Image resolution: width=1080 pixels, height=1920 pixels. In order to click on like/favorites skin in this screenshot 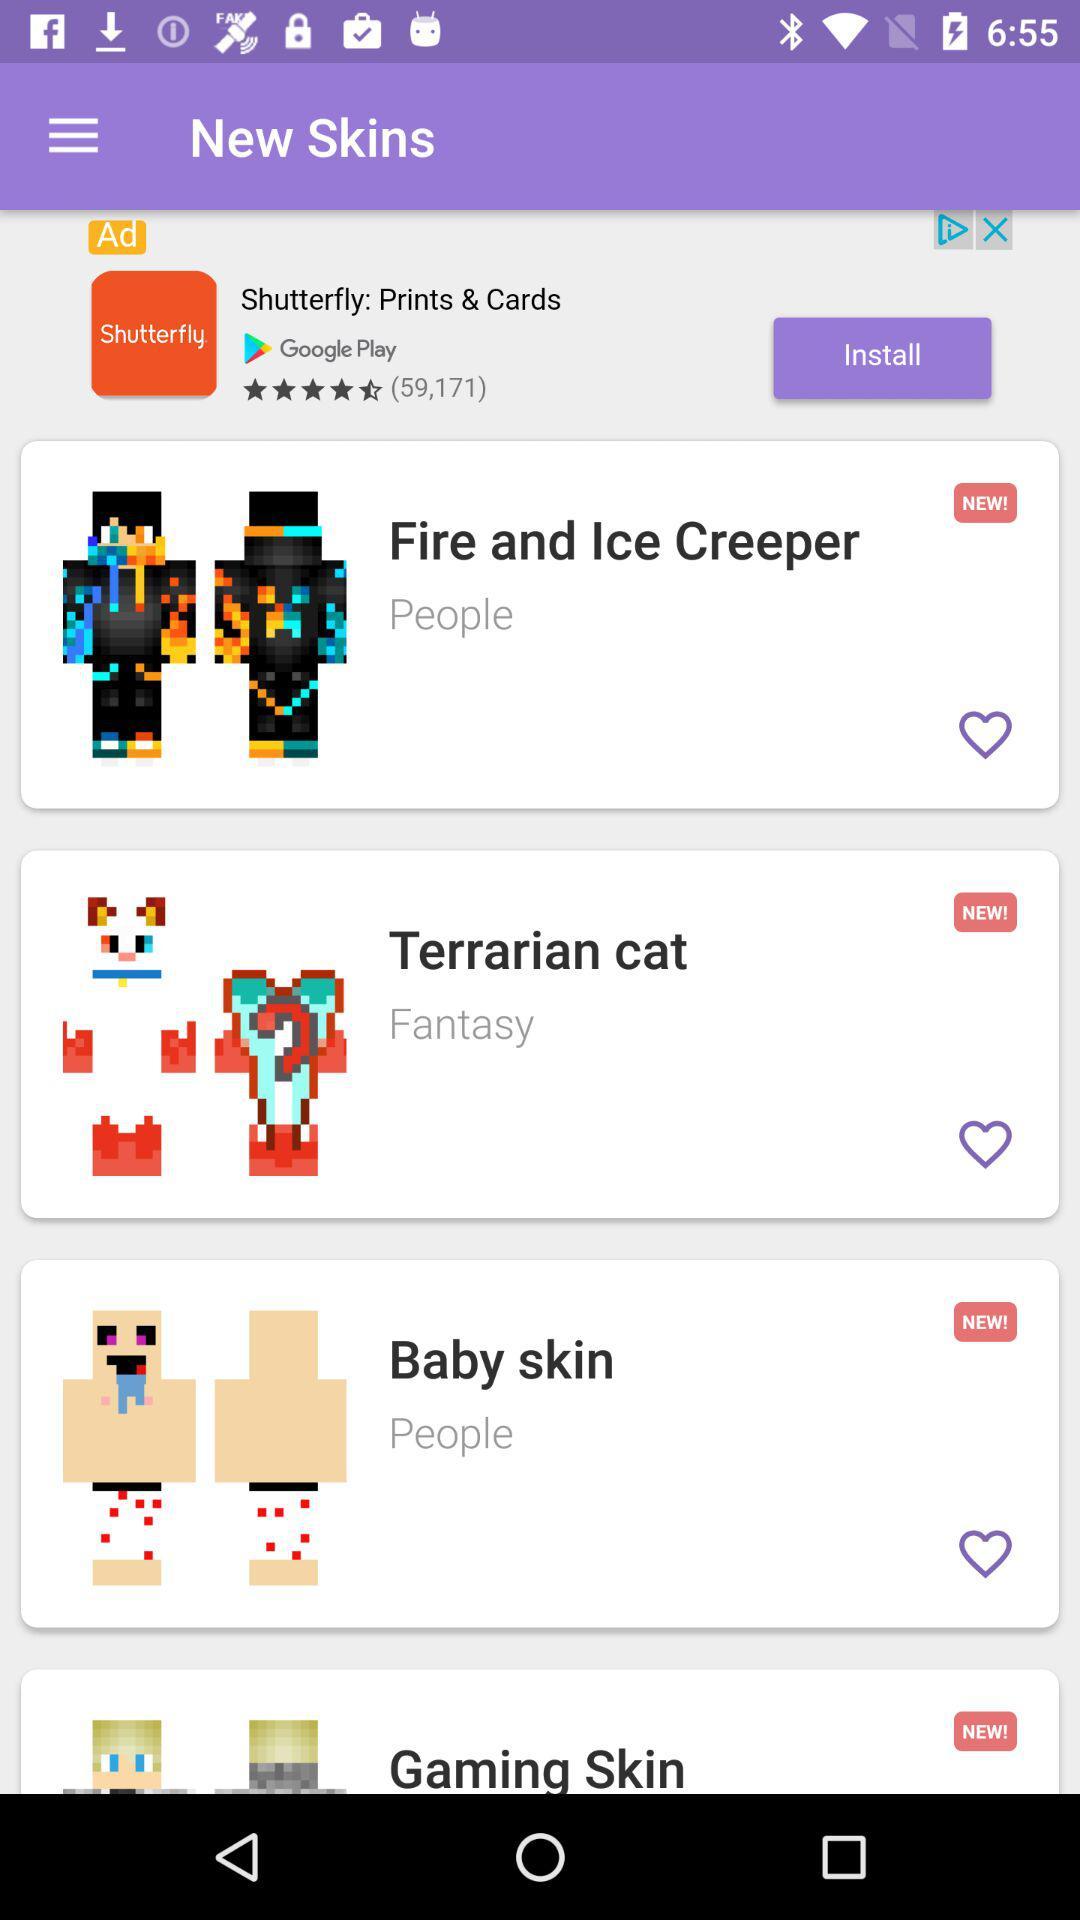, I will do `click(984, 1553)`.